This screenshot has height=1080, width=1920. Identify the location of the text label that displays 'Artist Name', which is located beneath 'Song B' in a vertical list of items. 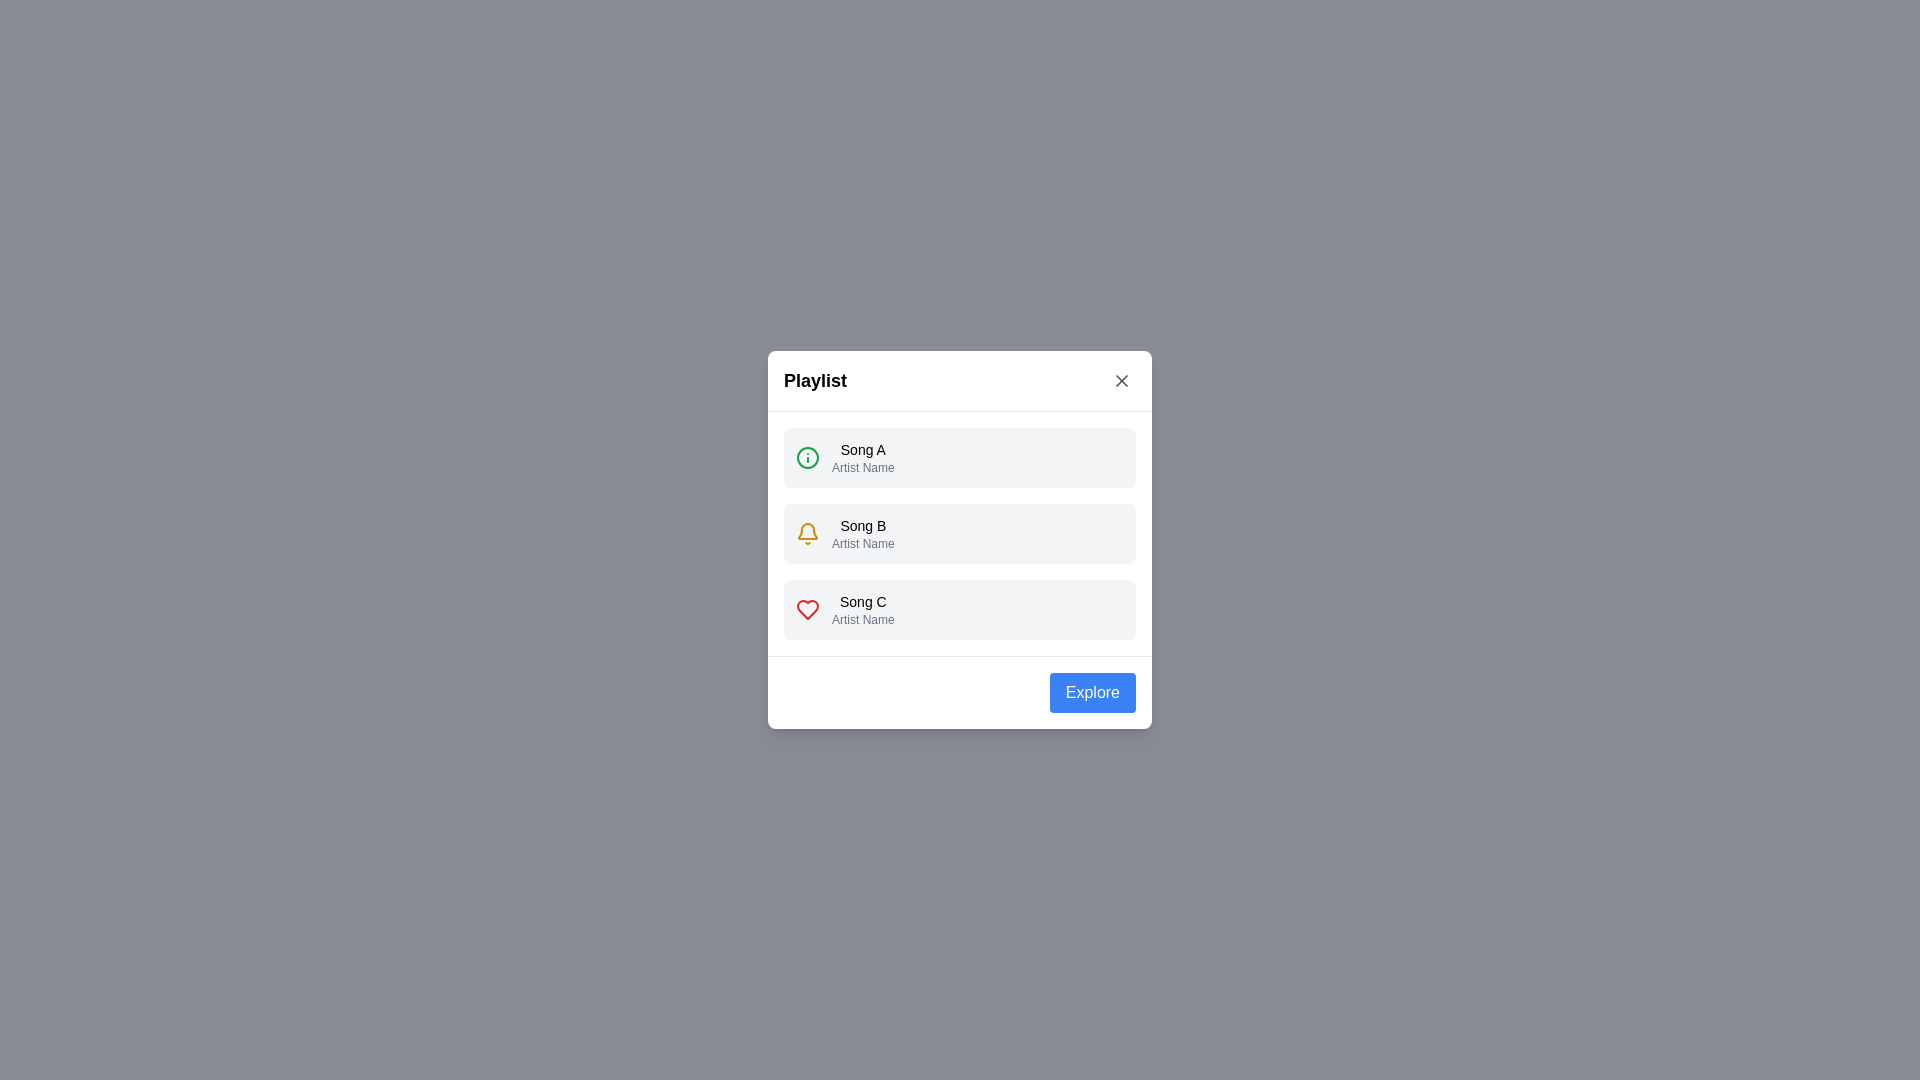
(863, 543).